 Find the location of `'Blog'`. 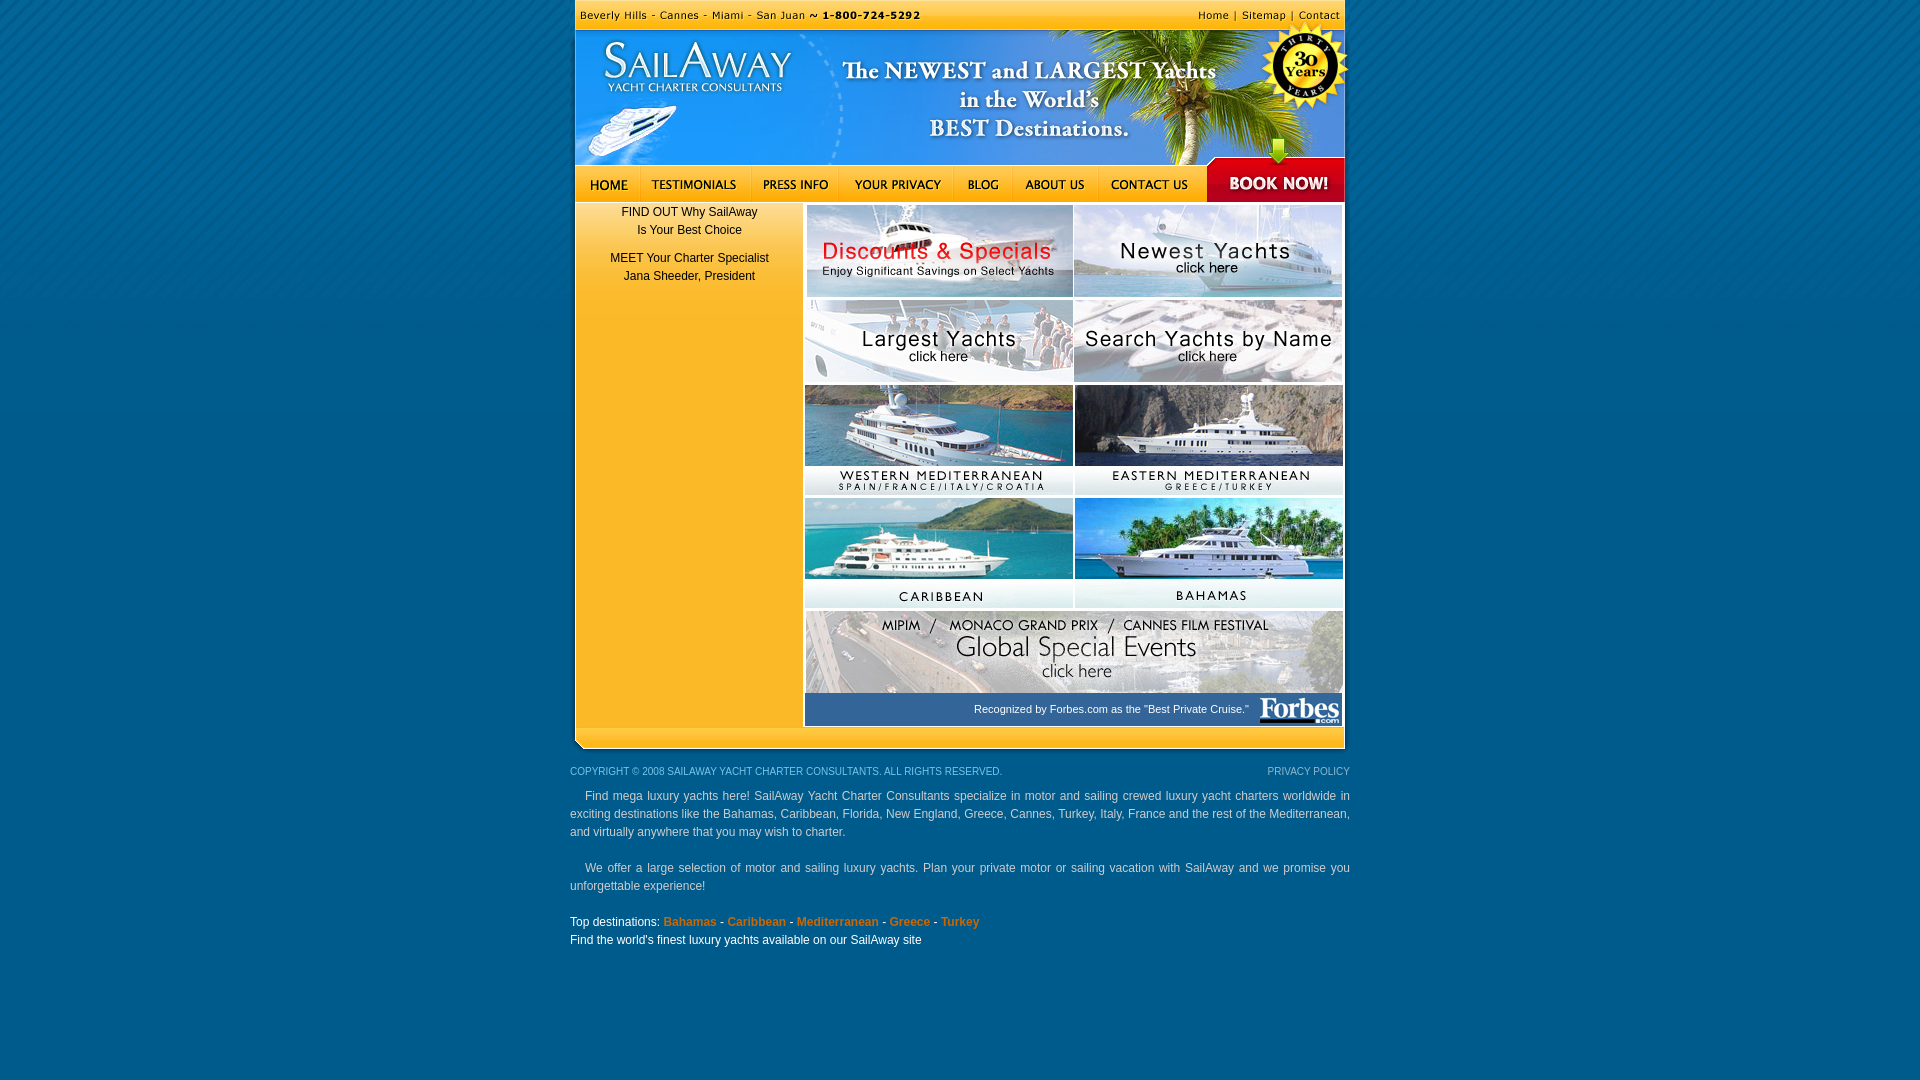

'Blog' is located at coordinates (982, 184).